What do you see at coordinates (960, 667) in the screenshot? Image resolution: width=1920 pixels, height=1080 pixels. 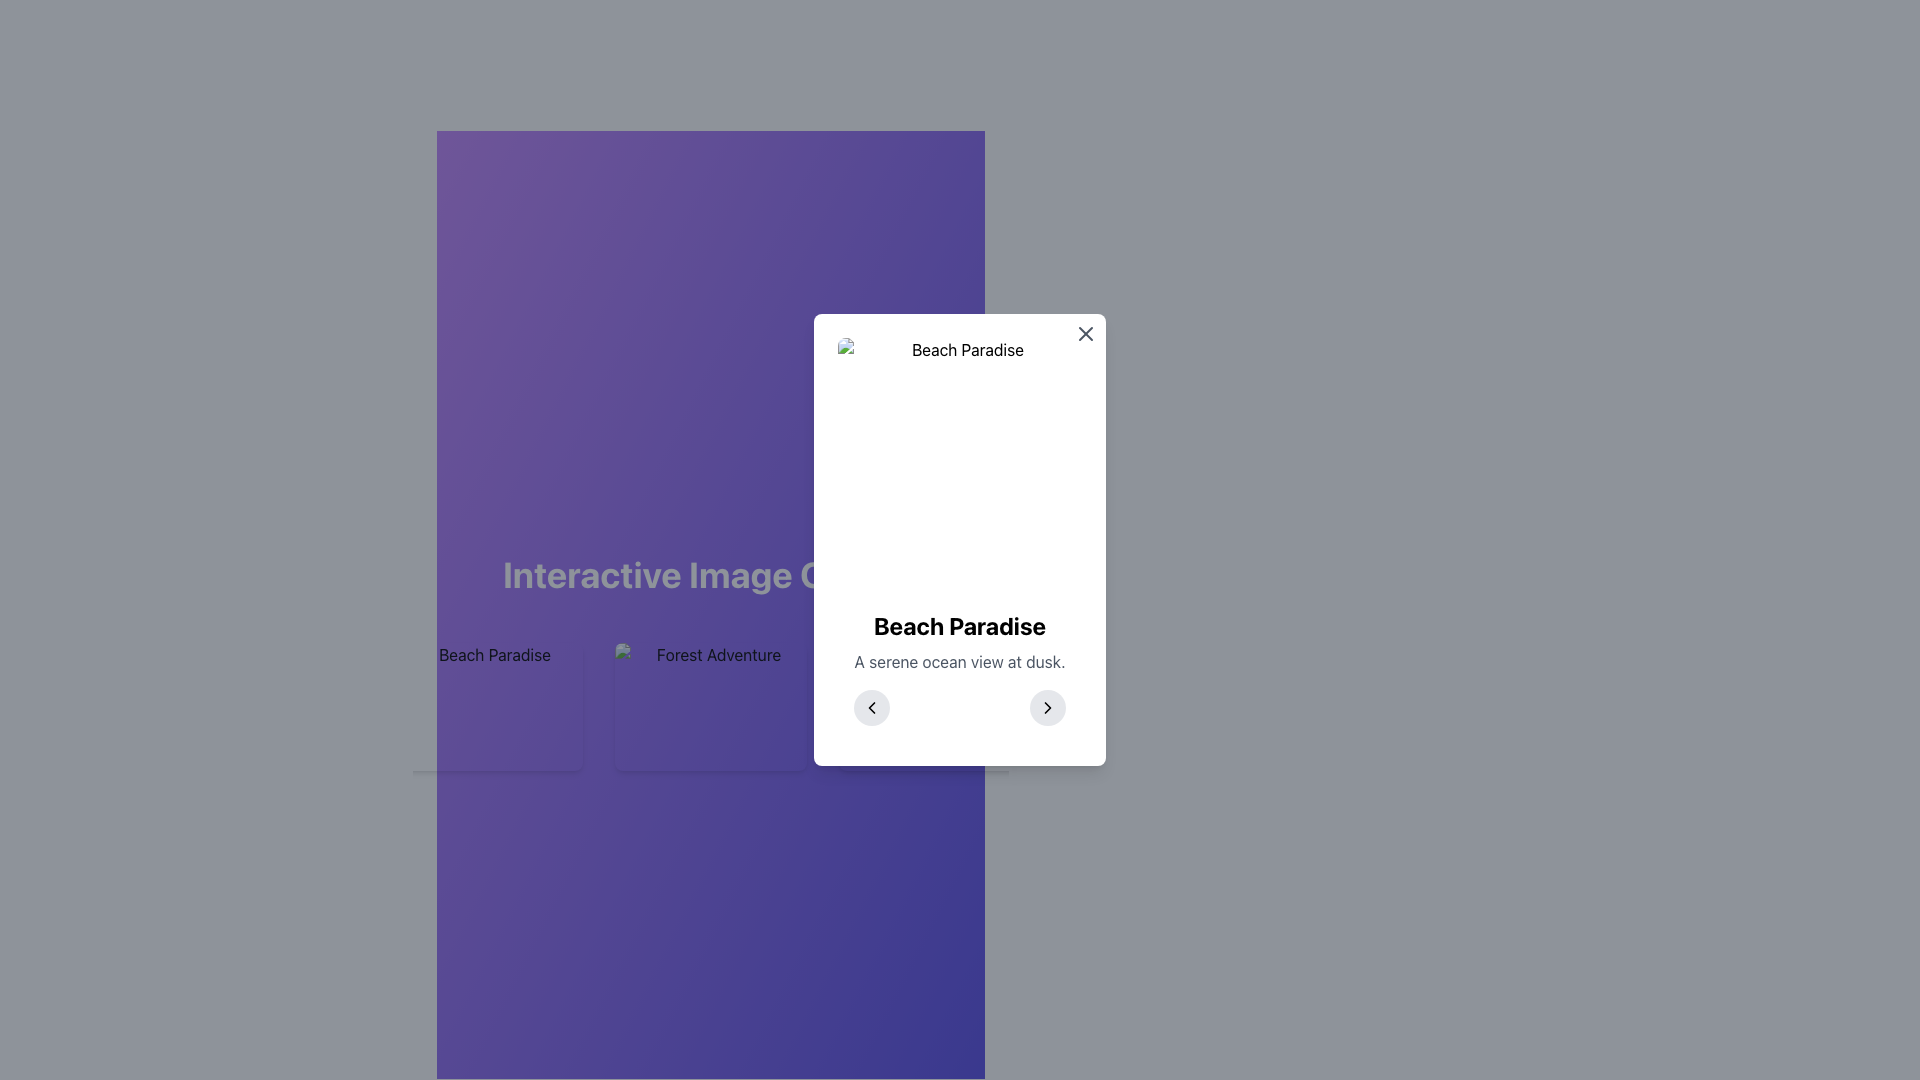 I see `the text-based informational block titled 'Beach Paradise' with the subtitle 'A serene ocean view at dusk.' positioned in the lower section of a white card` at bounding box center [960, 667].